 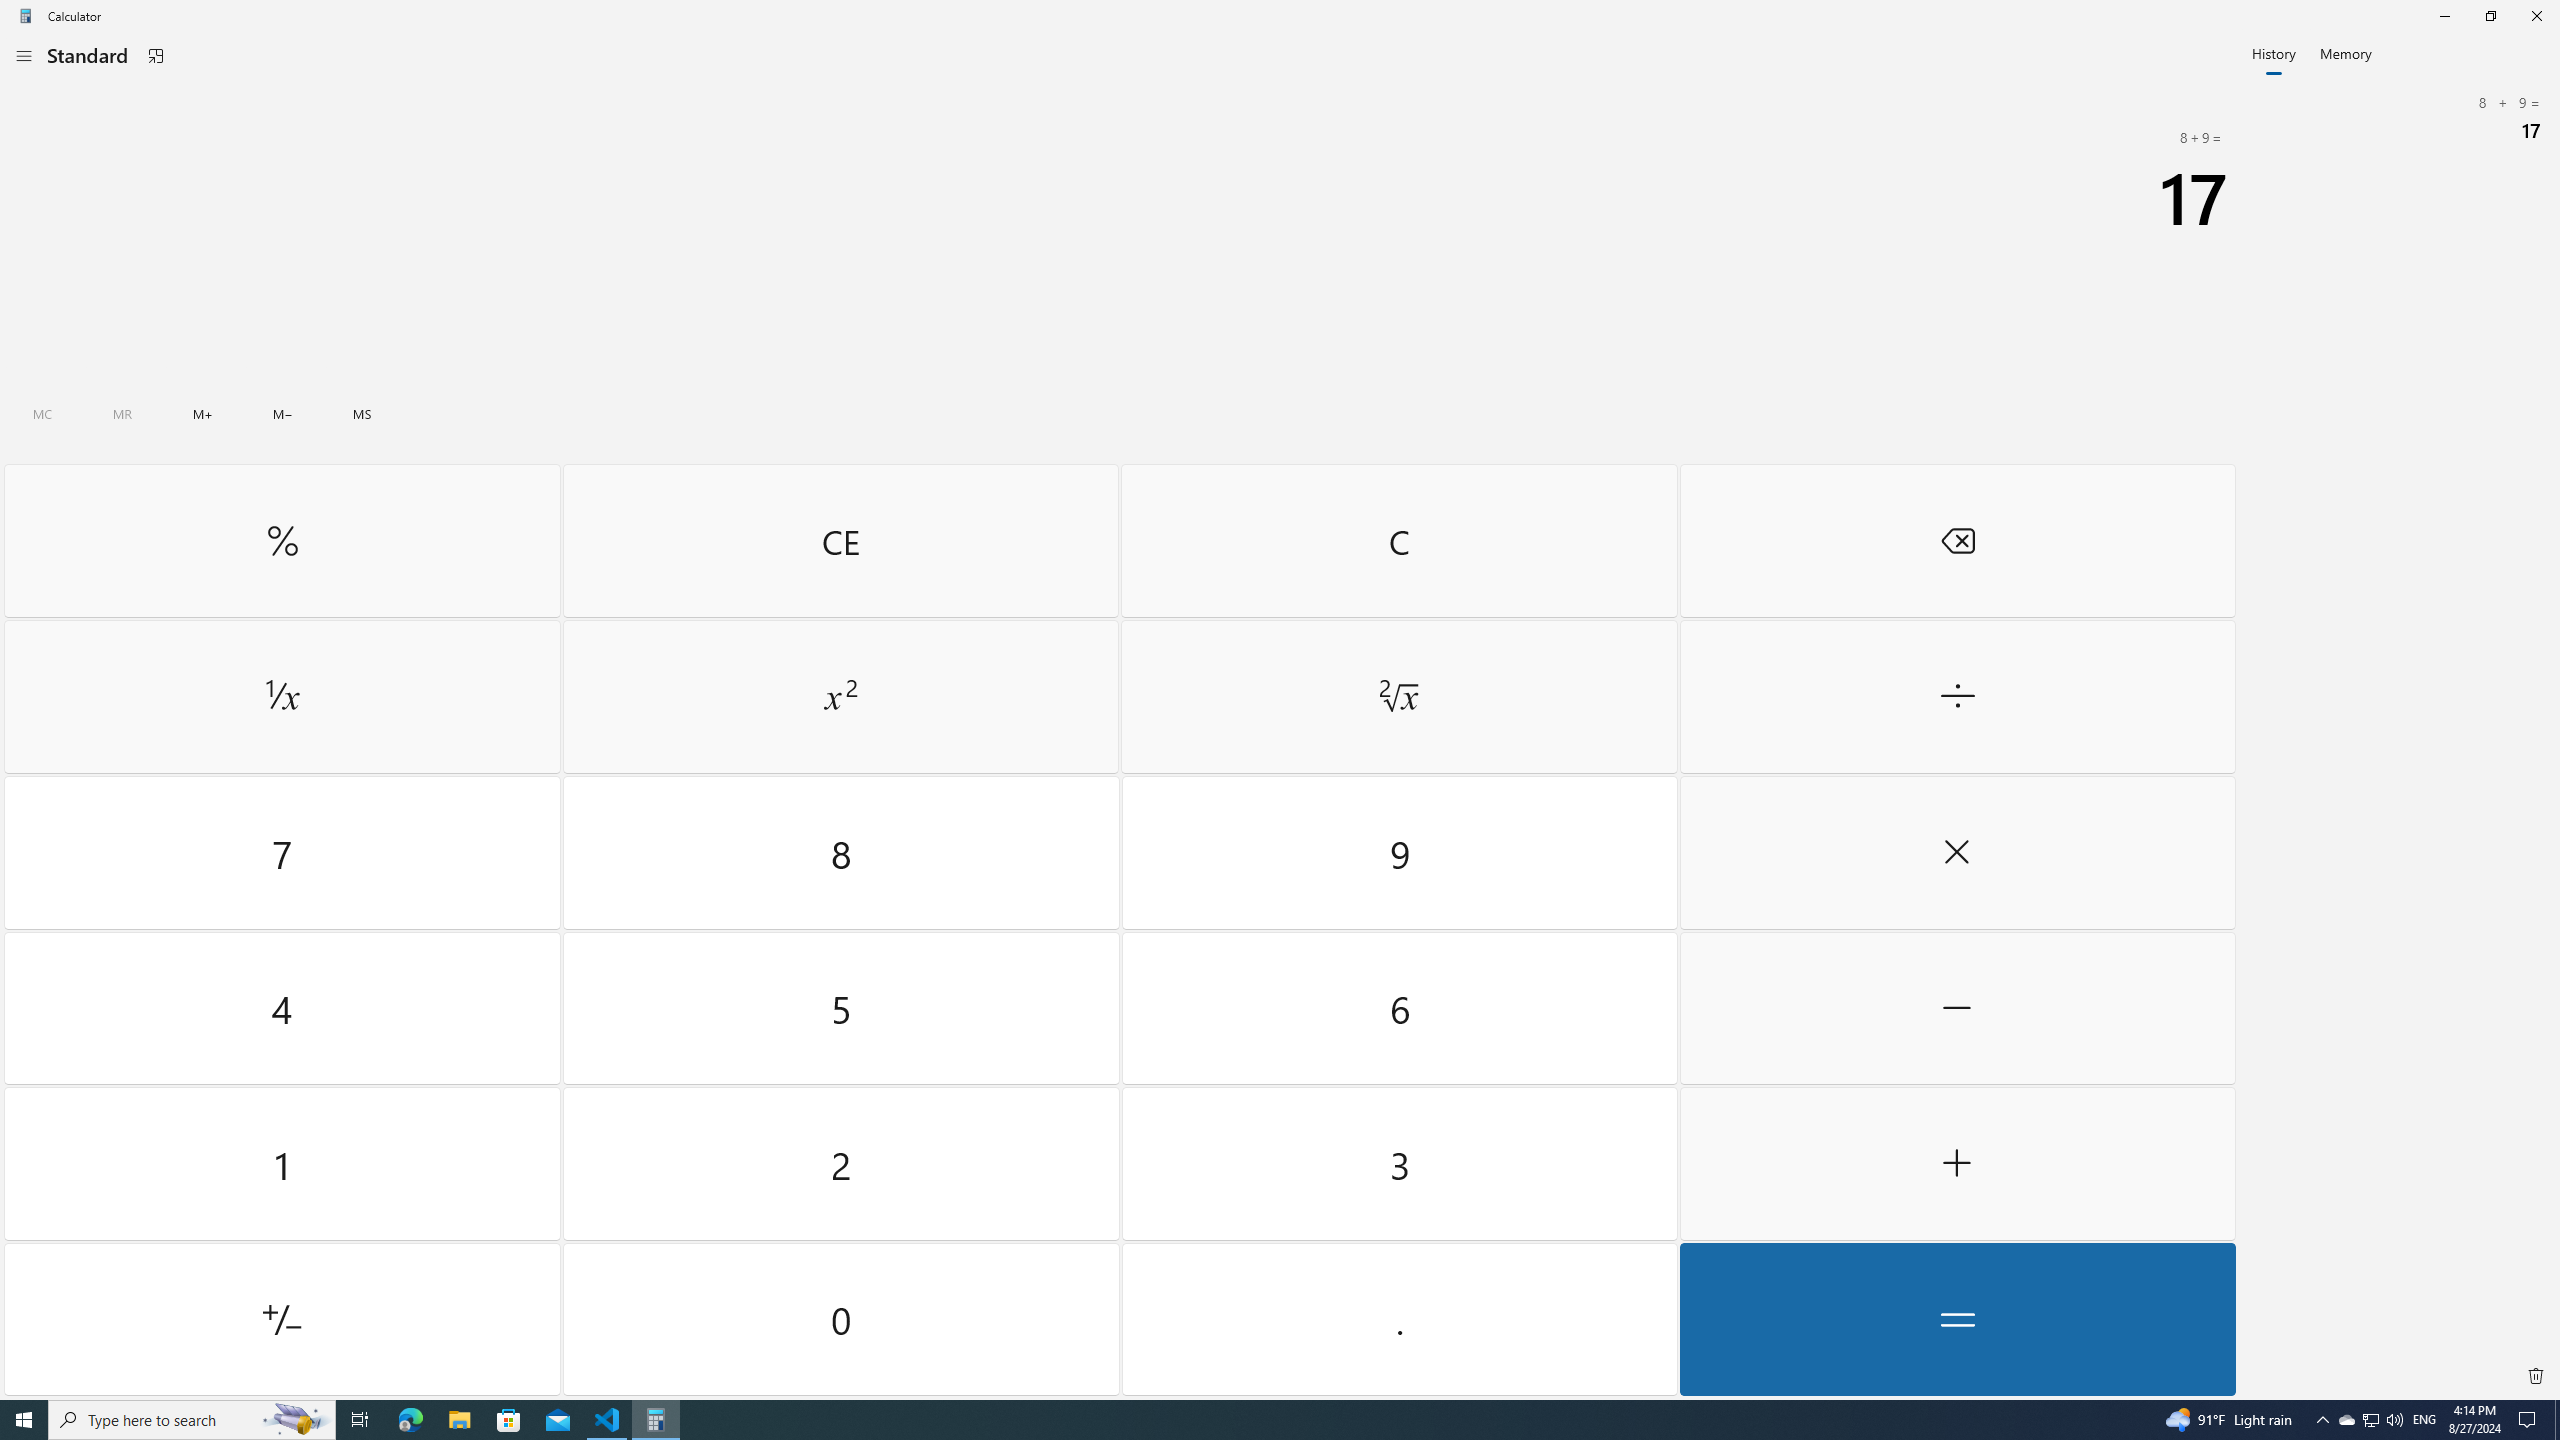 I want to click on 'Three', so click(x=1398, y=1164).